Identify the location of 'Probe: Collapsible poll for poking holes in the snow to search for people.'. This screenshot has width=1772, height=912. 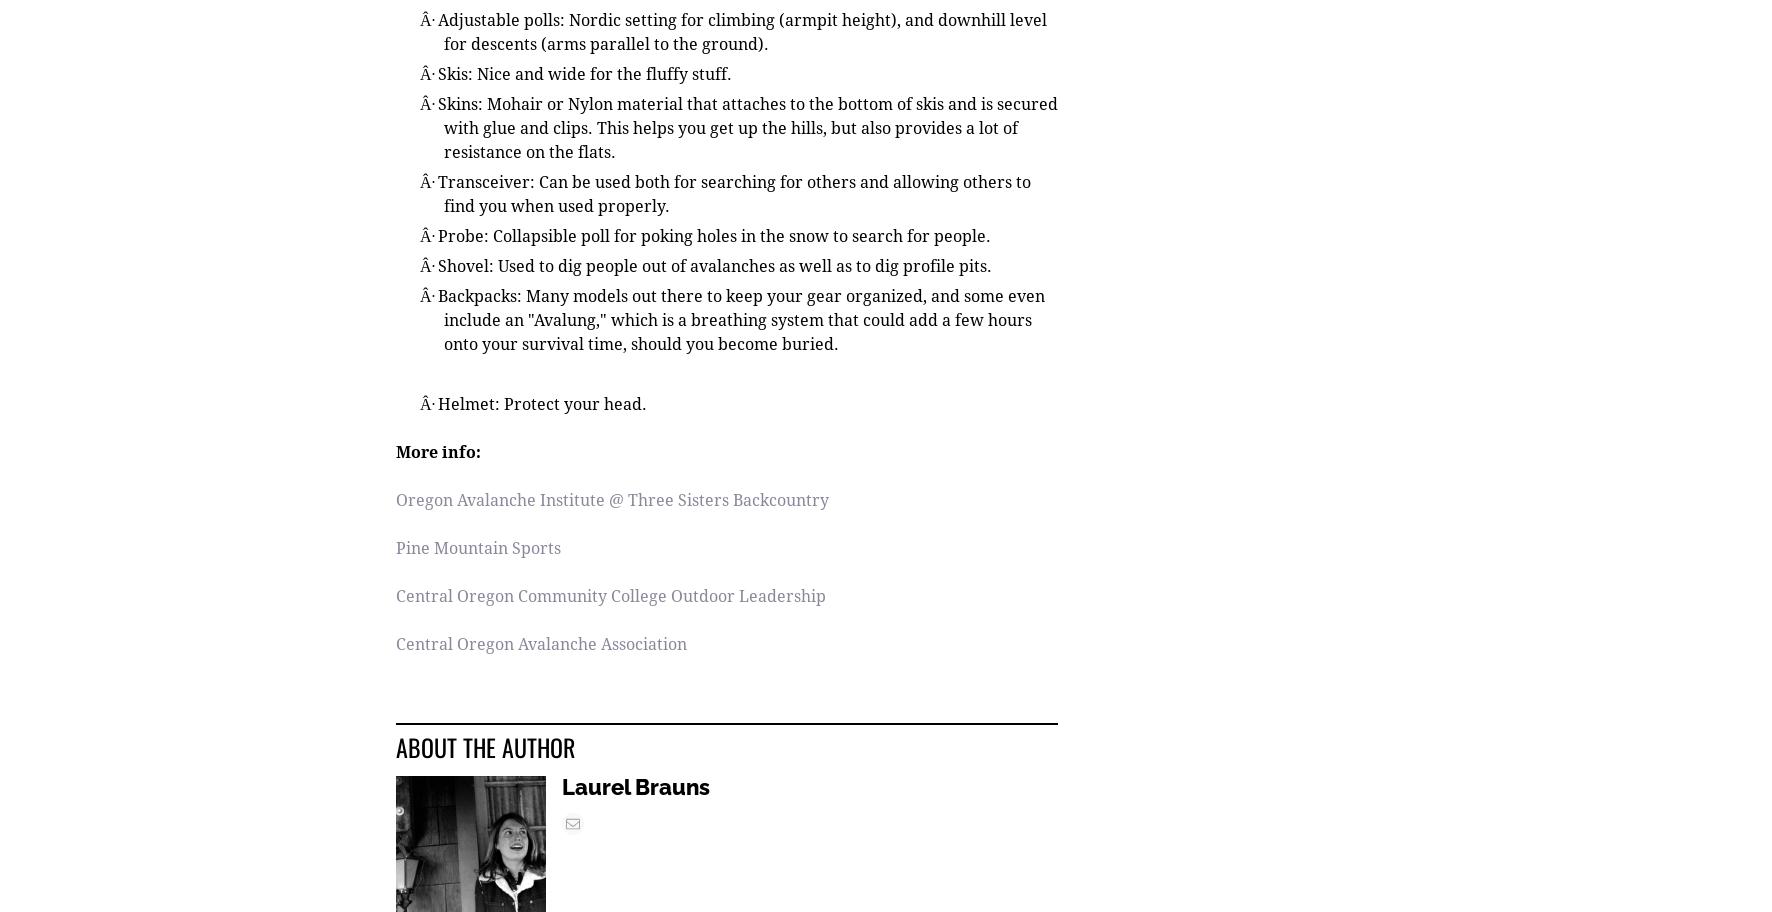
(436, 237).